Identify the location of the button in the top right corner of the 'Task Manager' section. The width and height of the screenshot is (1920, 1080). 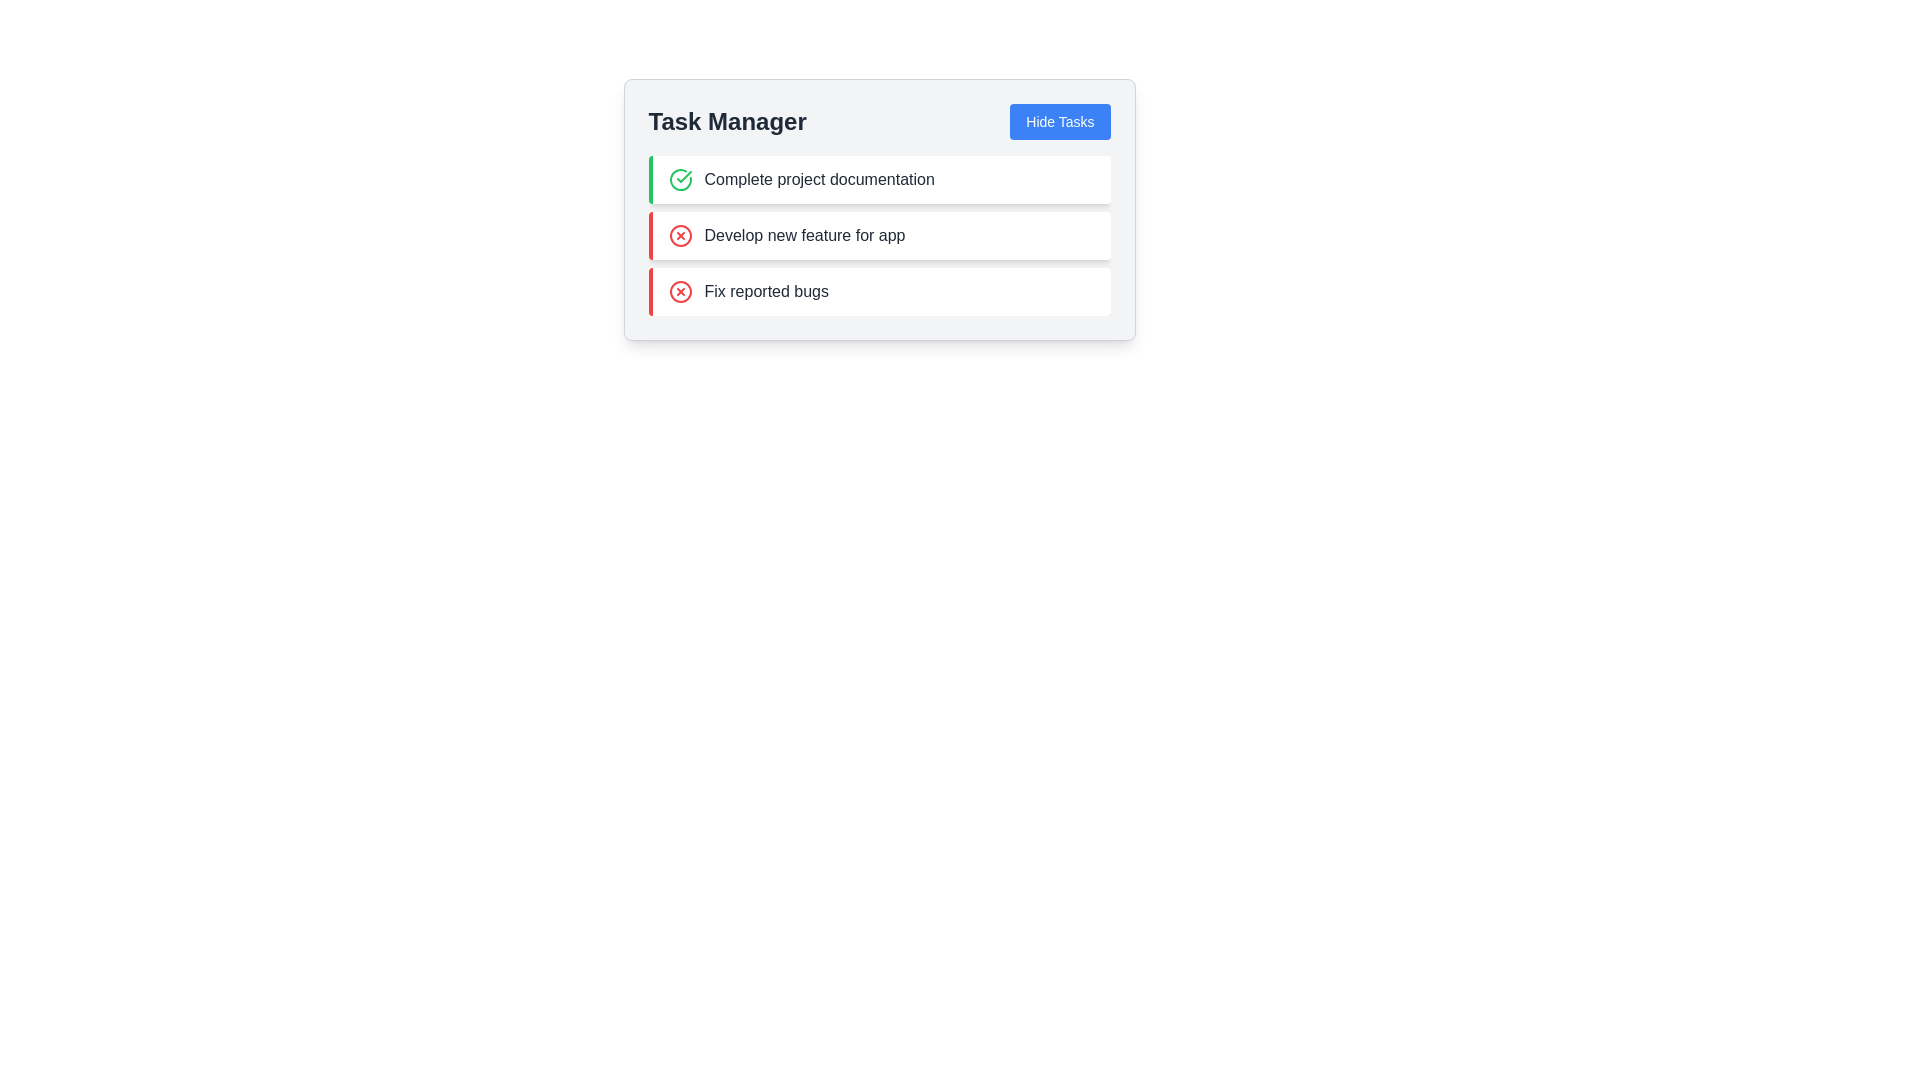
(1059, 122).